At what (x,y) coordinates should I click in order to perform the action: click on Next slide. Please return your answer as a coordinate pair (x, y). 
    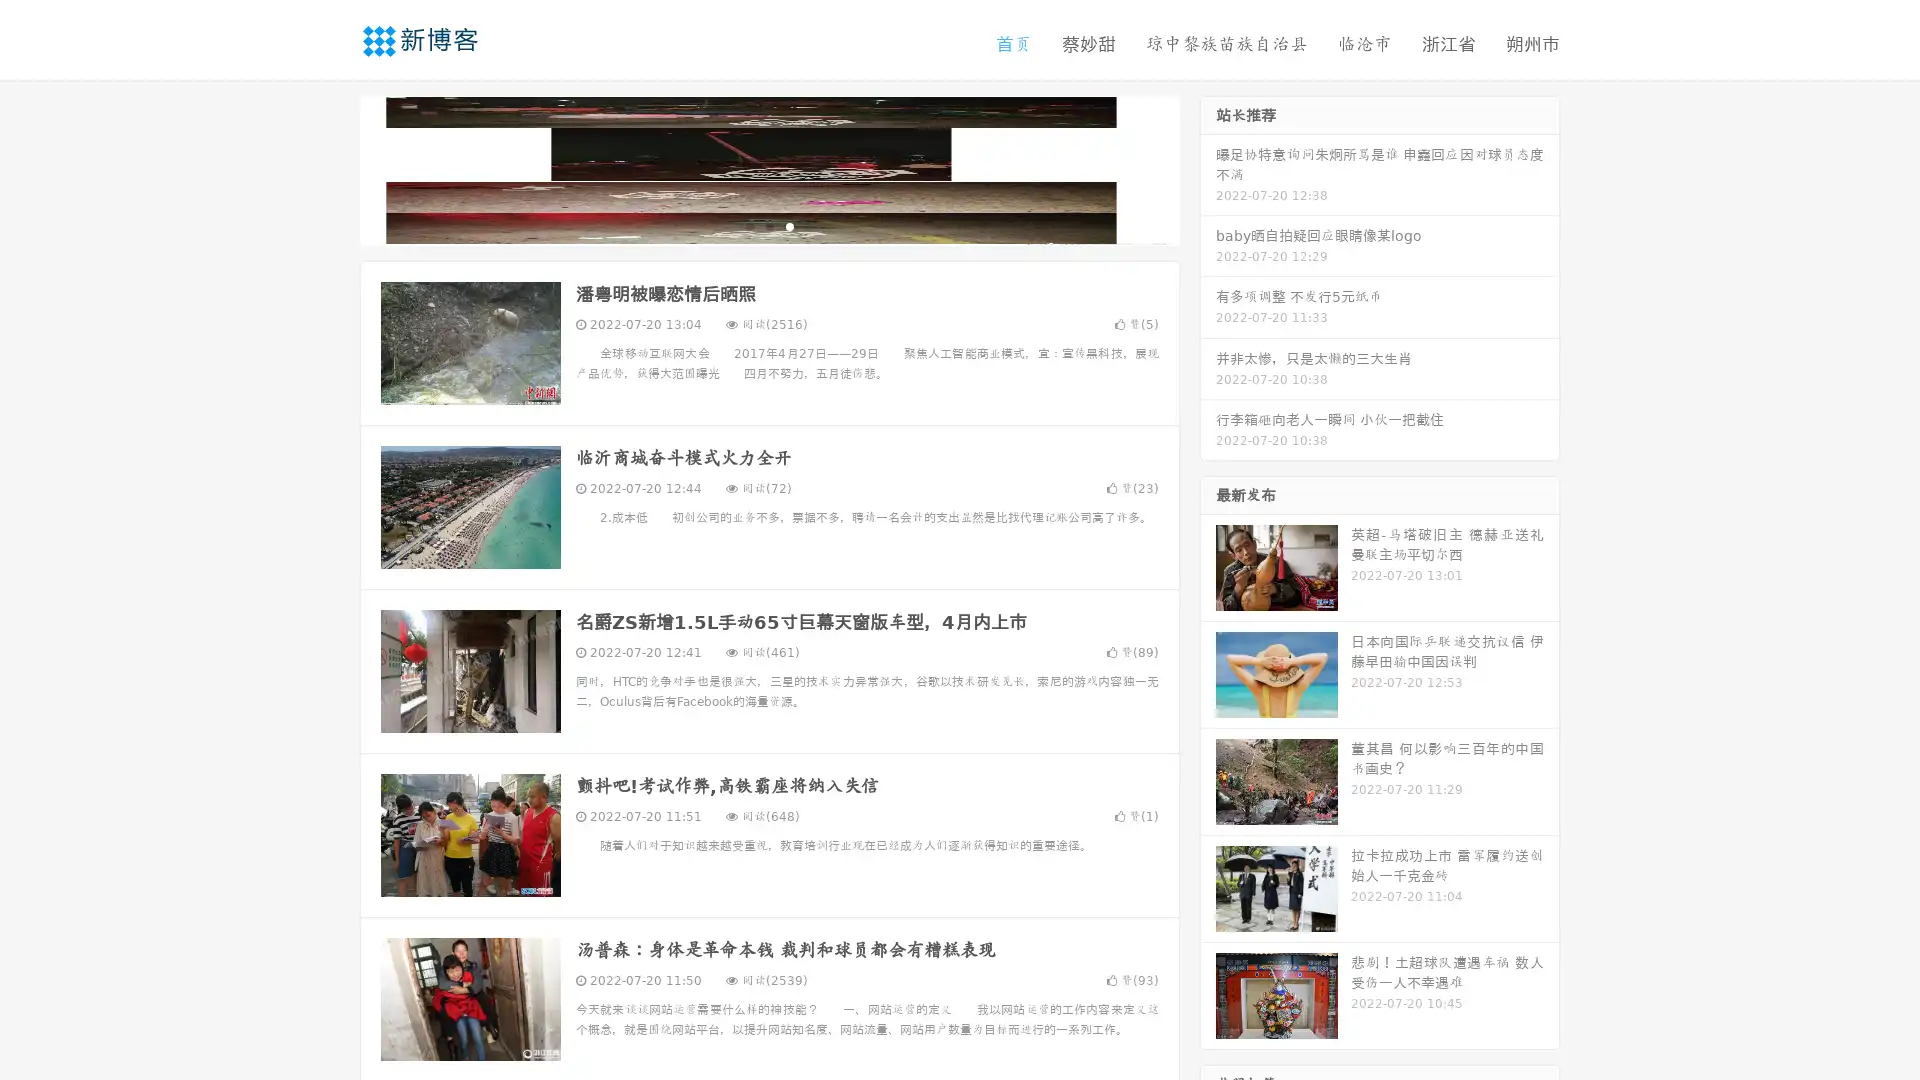
    Looking at the image, I should click on (1208, 168).